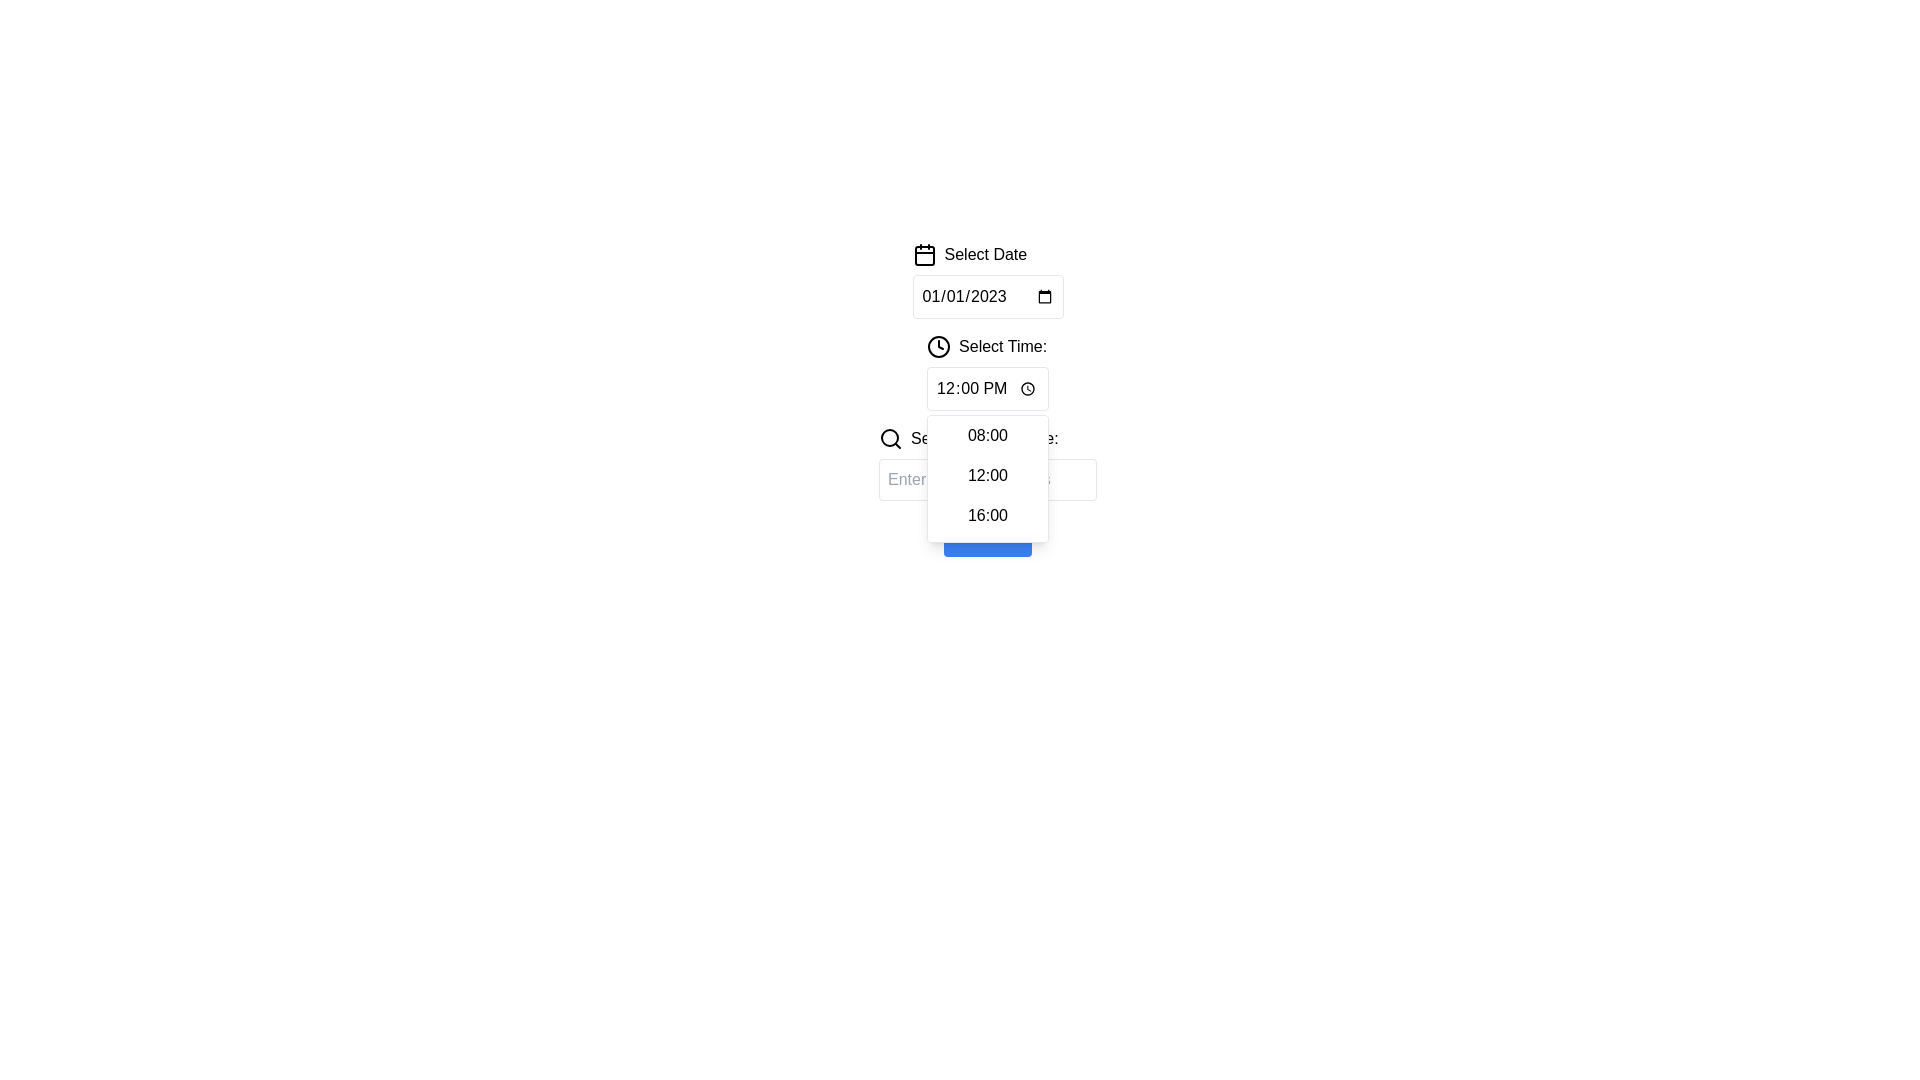  What do you see at coordinates (938, 346) in the screenshot?
I see `the clock icon with a circular design and clock hands, which is positioned next to the text 'Select Time:' in the interface` at bounding box center [938, 346].